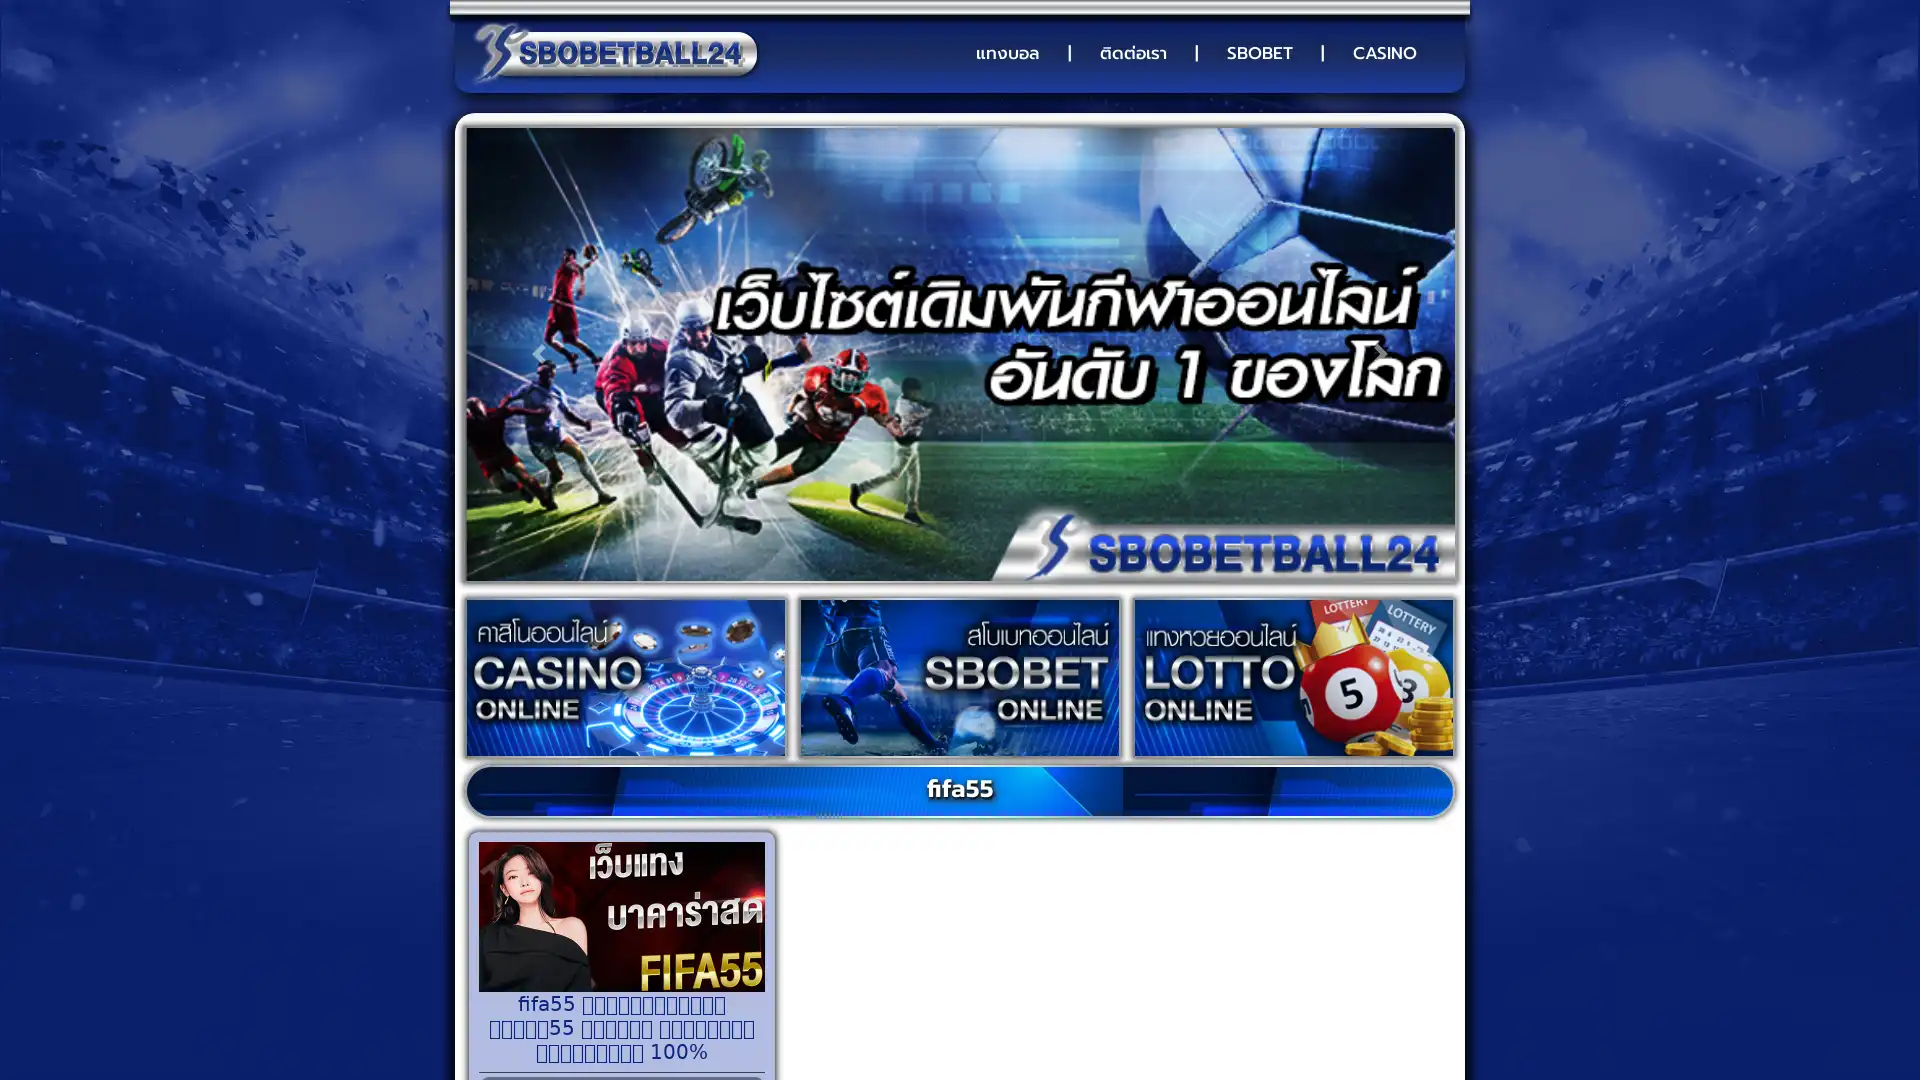 This screenshot has width=1920, height=1080. I want to click on Next, so click(1379, 353).